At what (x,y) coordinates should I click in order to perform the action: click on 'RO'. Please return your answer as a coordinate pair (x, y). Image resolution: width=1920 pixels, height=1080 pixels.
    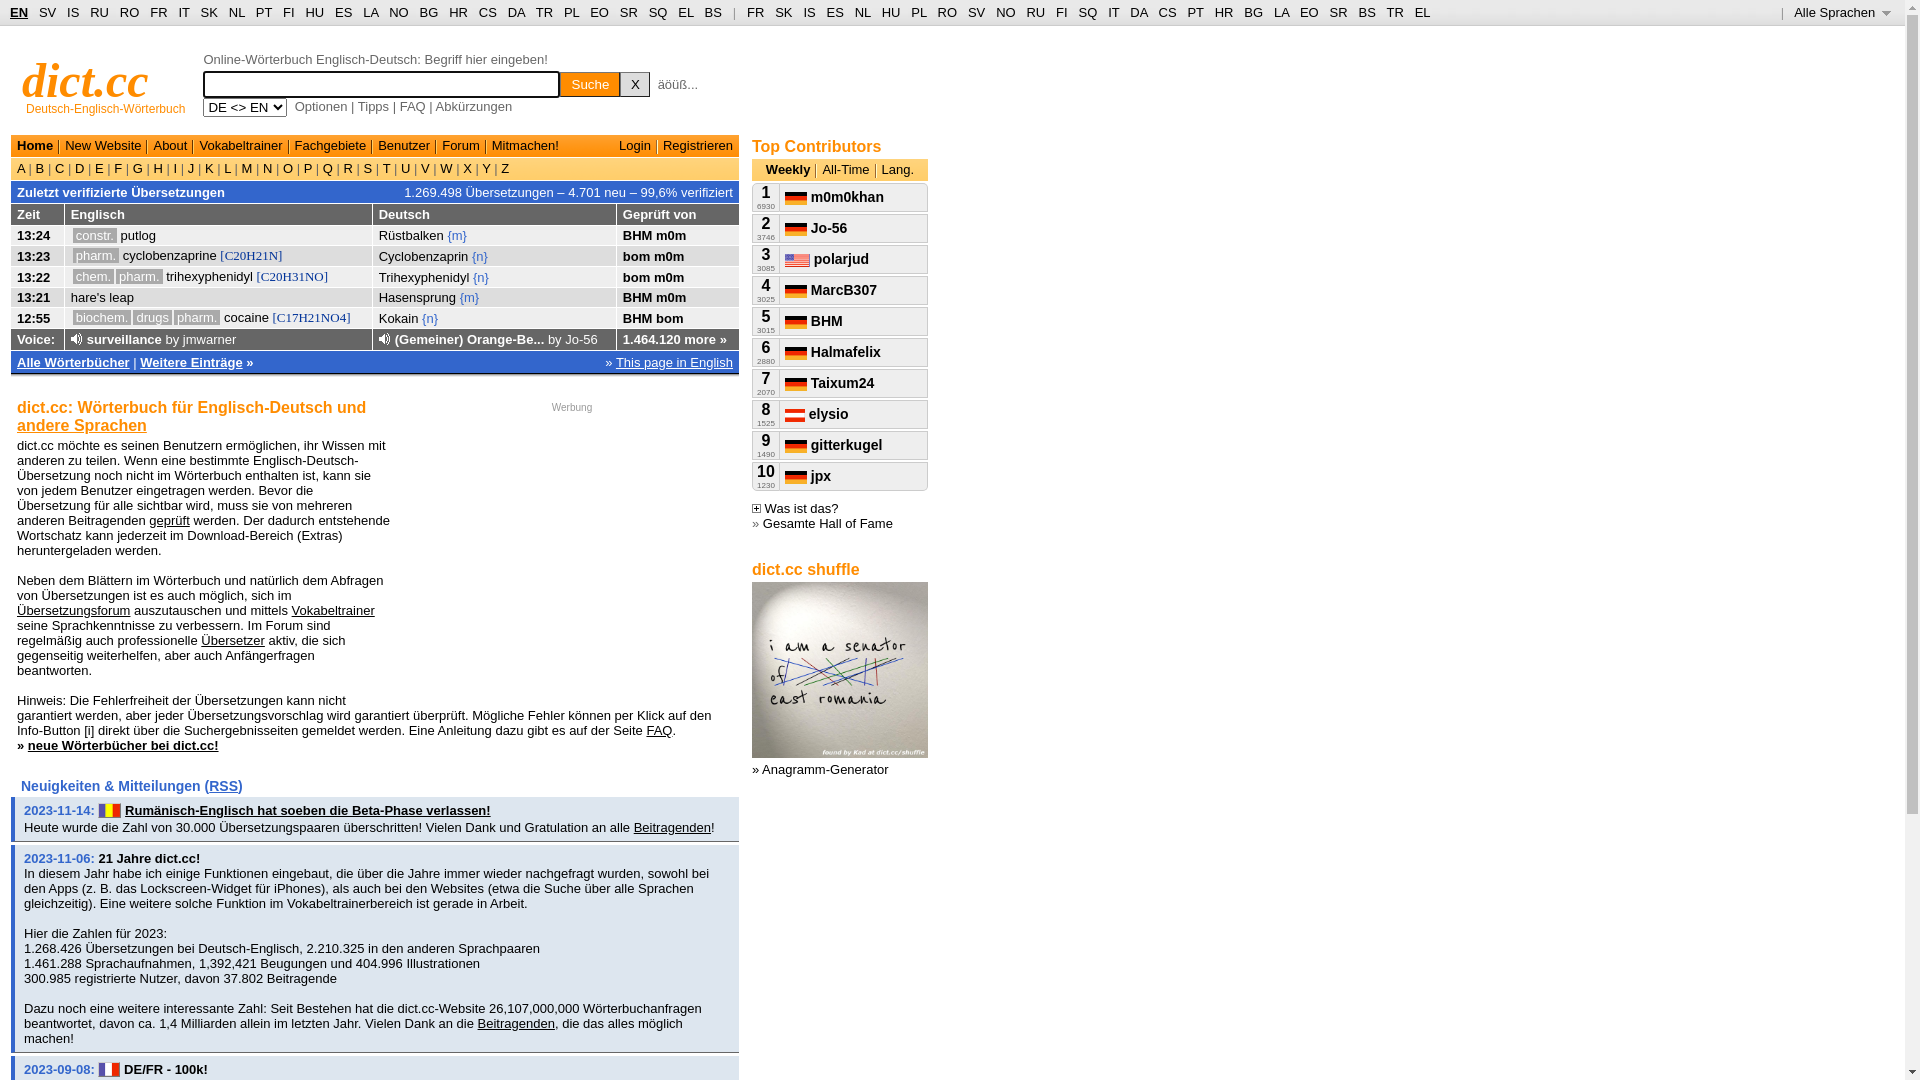
    Looking at the image, I should click on (947, 12).